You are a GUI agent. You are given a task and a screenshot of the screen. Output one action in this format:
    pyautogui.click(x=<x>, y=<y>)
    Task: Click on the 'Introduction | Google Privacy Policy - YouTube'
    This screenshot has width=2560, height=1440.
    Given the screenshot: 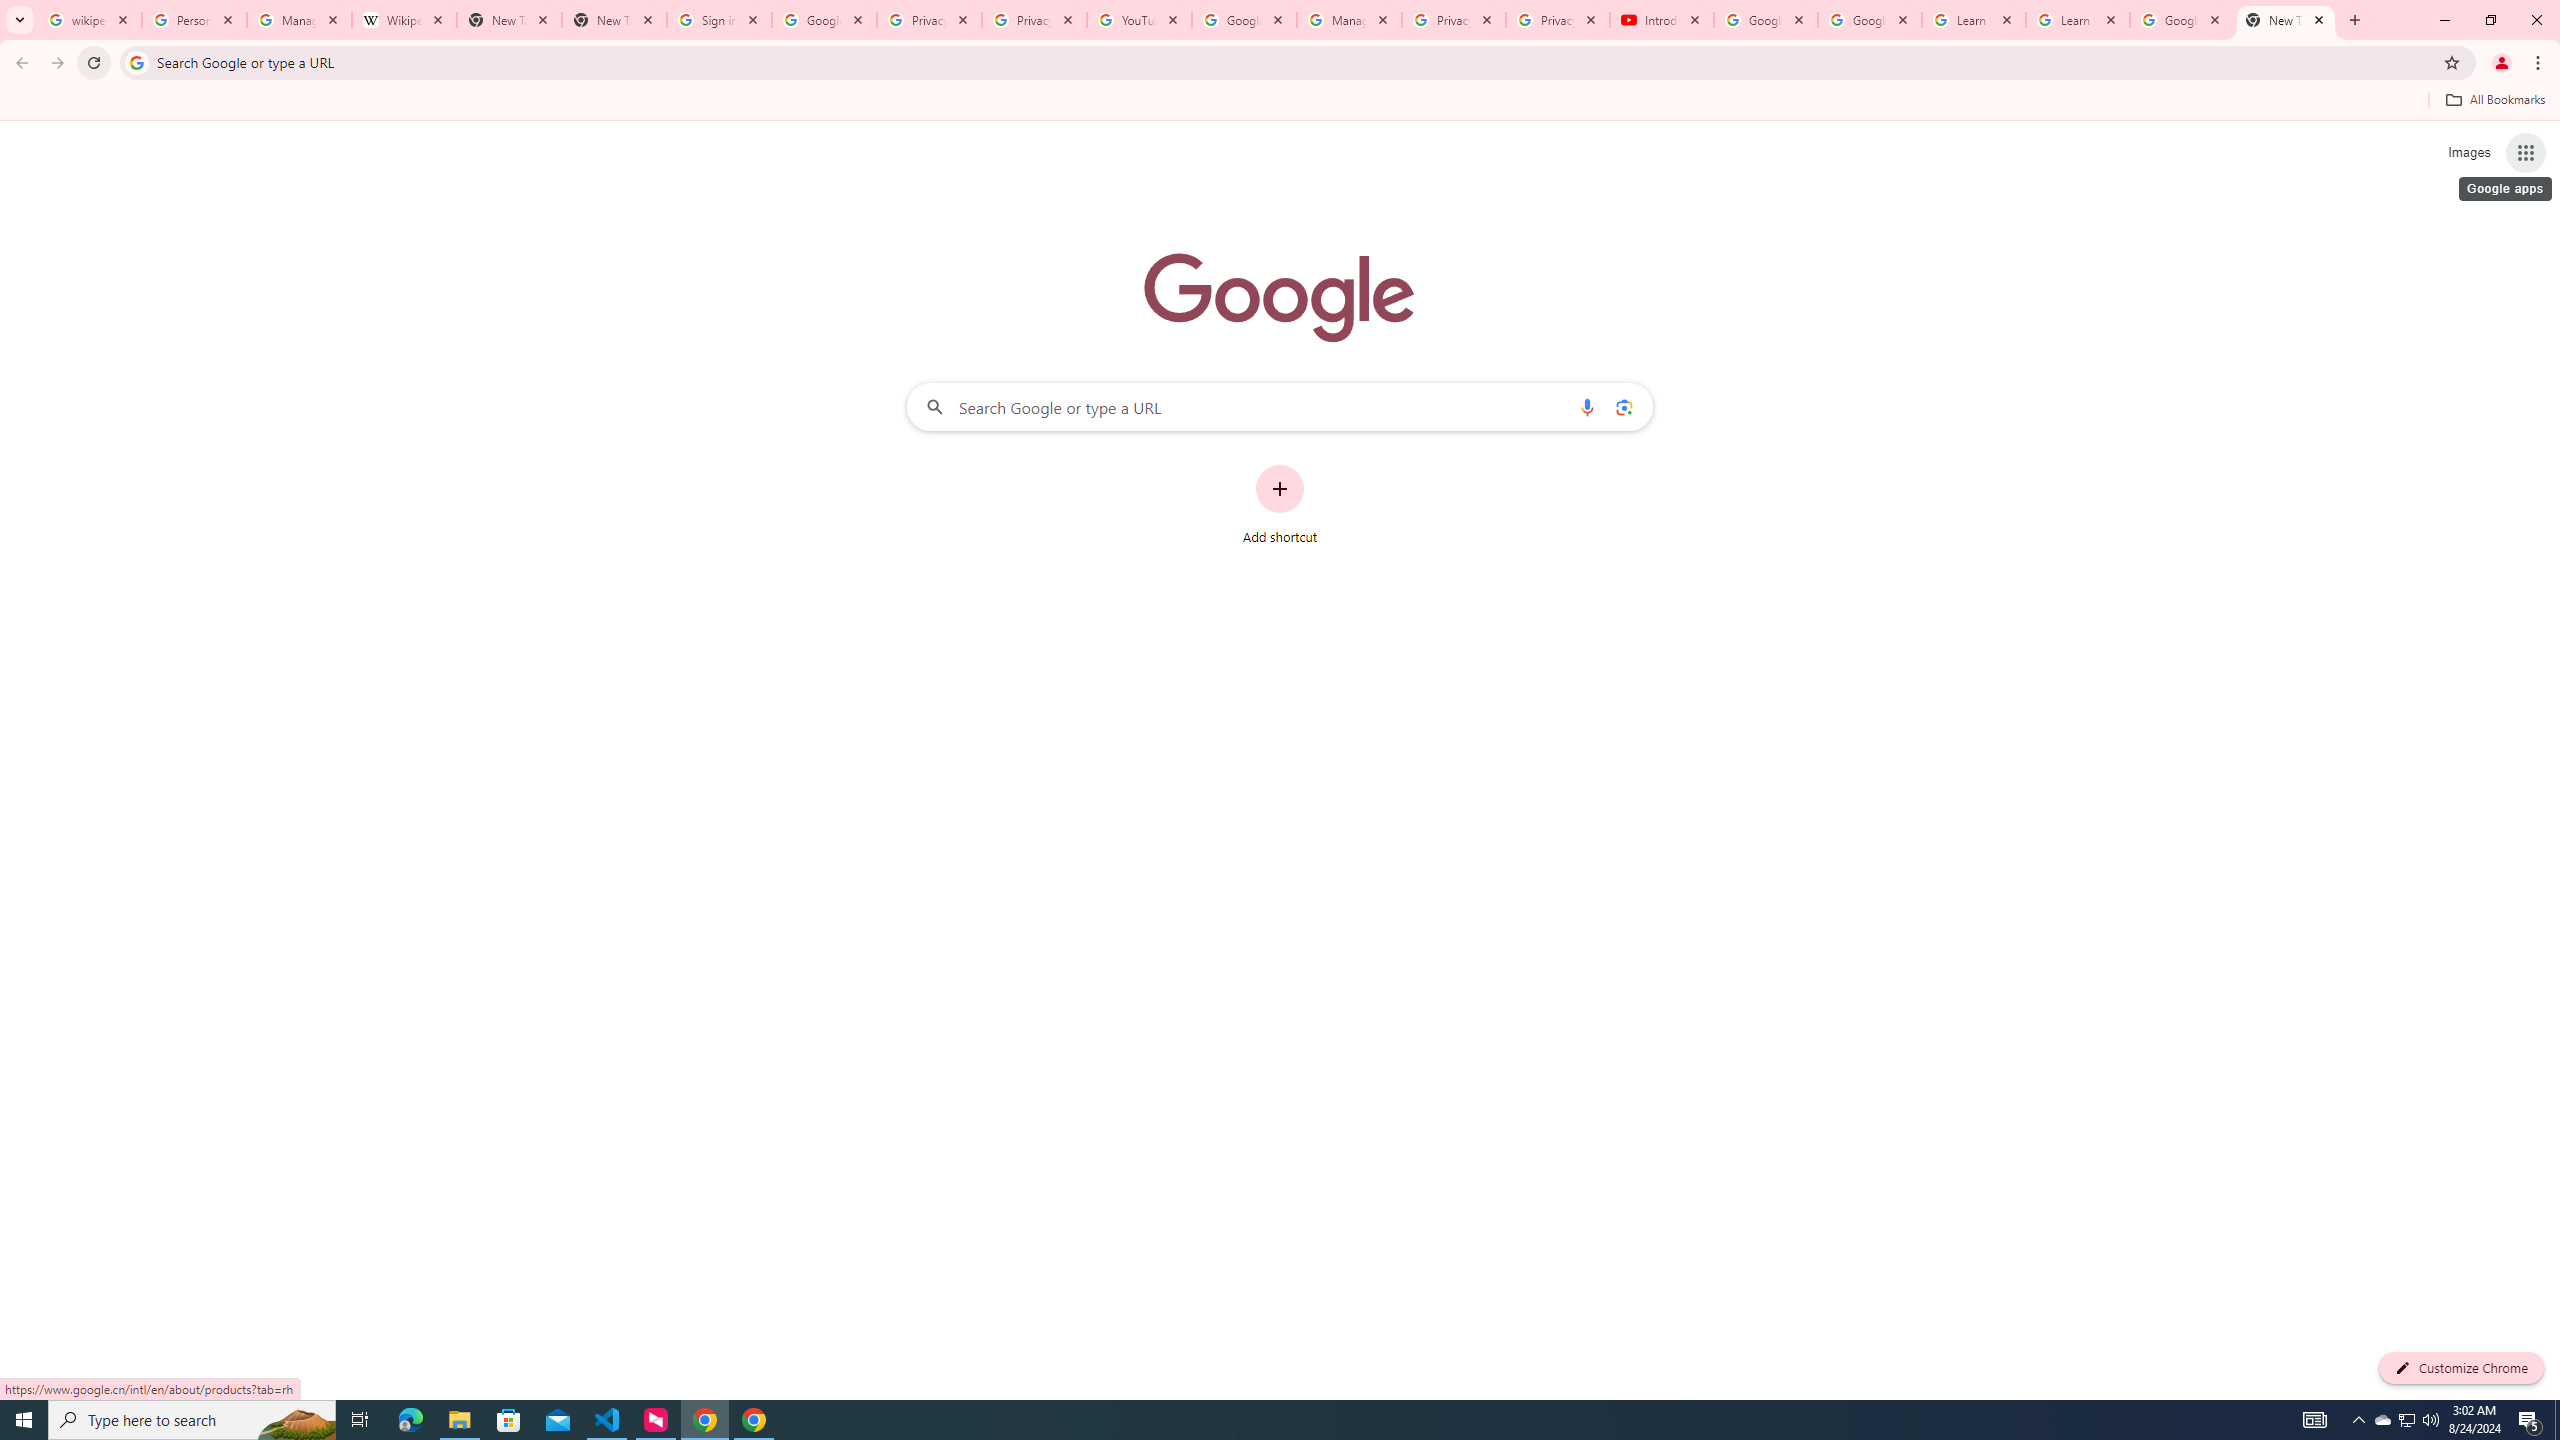 What is the action you would take?
    pyautogui.click(x=1660, y=19)
    